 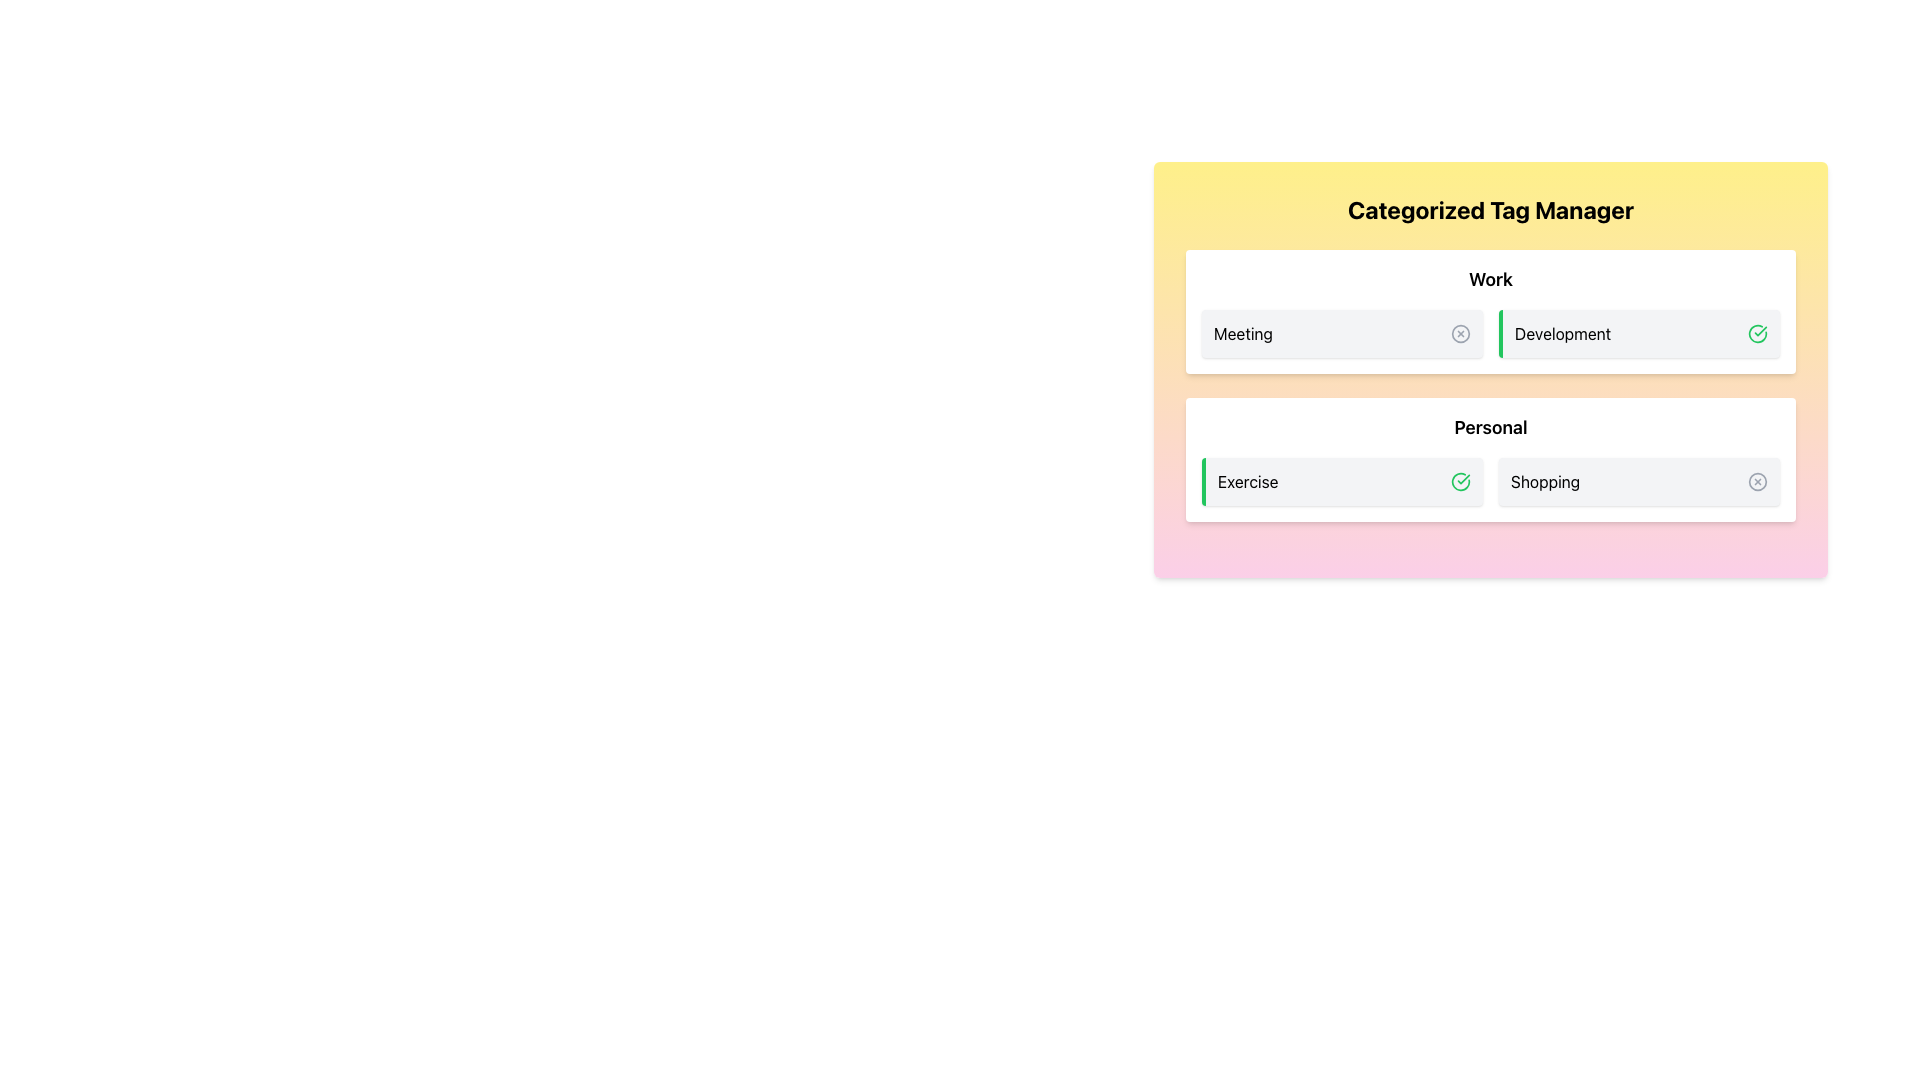 What do you see at coordinates (1756, 482) in the screenshot?
I see `the dismiss icon located to the right of the 'Shopping' label in the 'Personal' section` at bounding box center [1756, 482].